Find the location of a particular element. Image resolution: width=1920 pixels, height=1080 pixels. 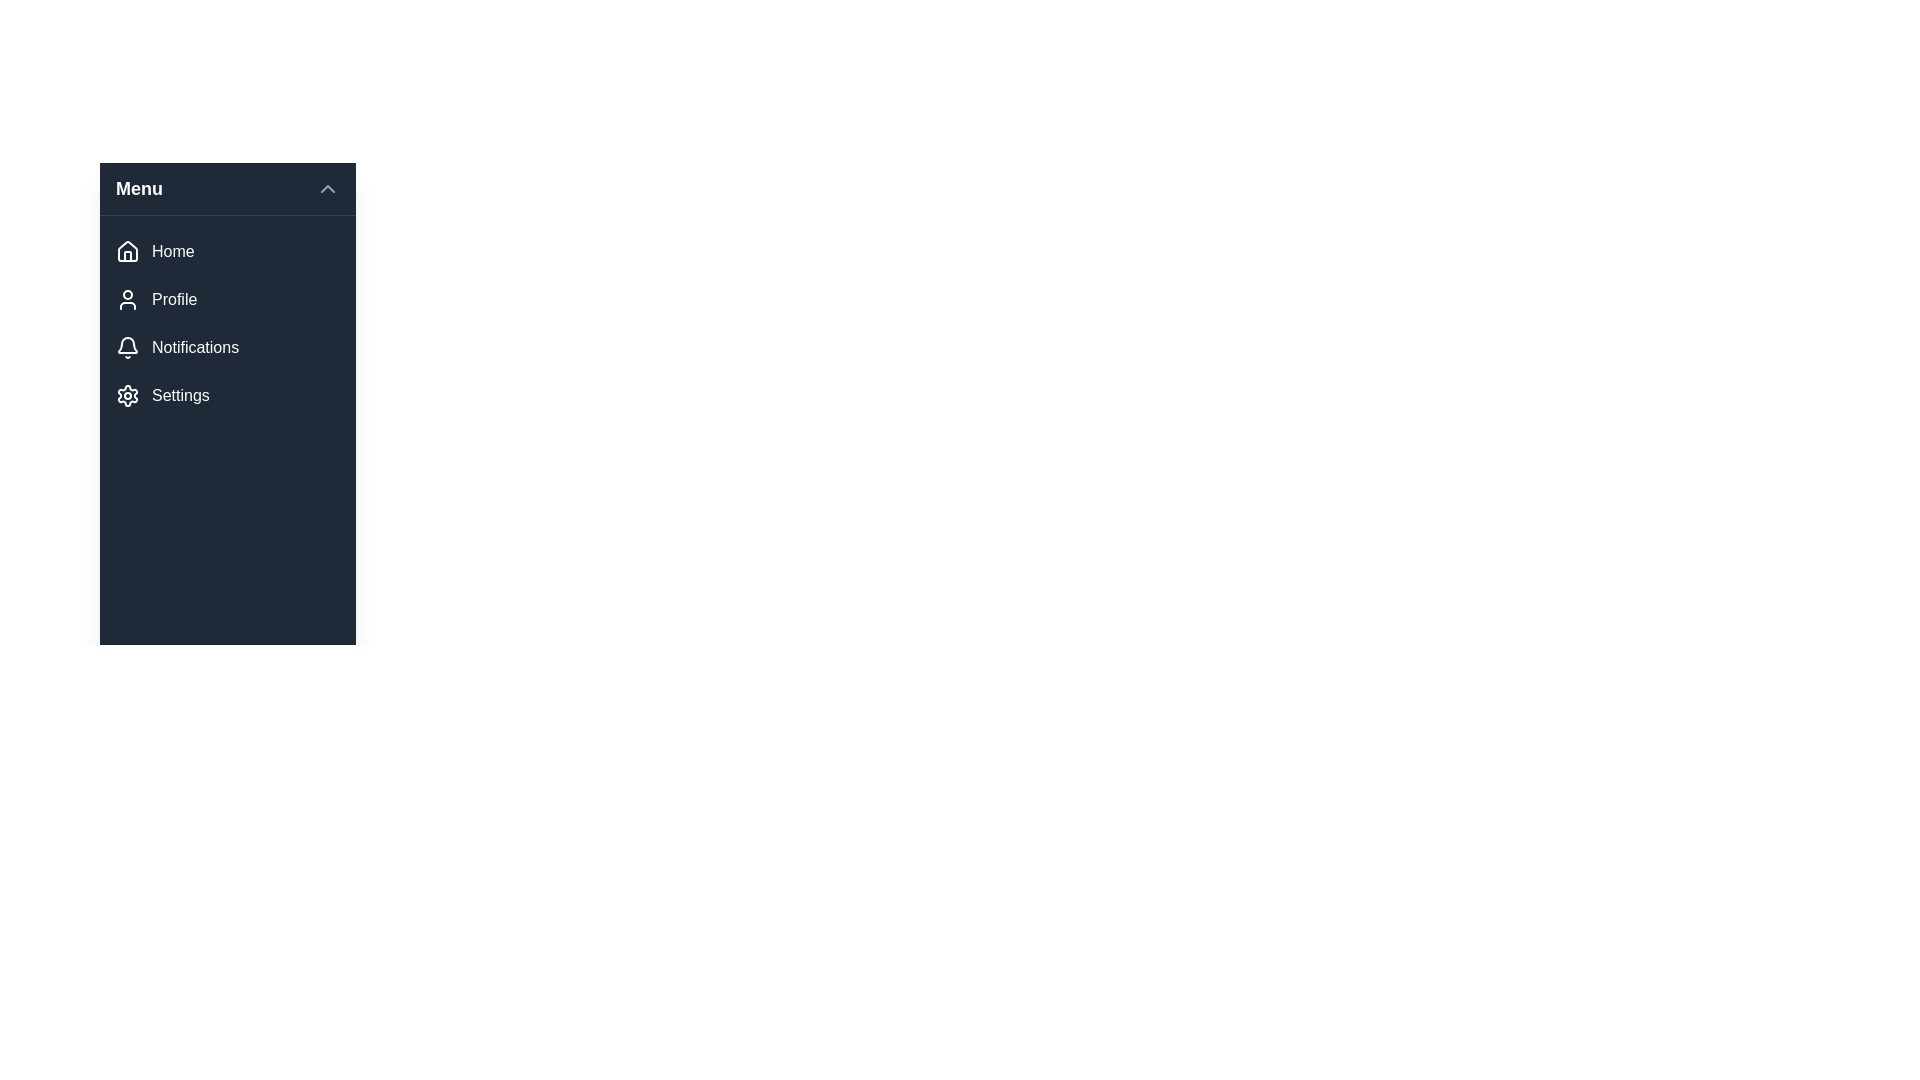

the 'Notifications' text label, which is the third item in the vertical menu on the left side of the interface, positioned to the right of the bell icon is located at coordinates (195, 346).